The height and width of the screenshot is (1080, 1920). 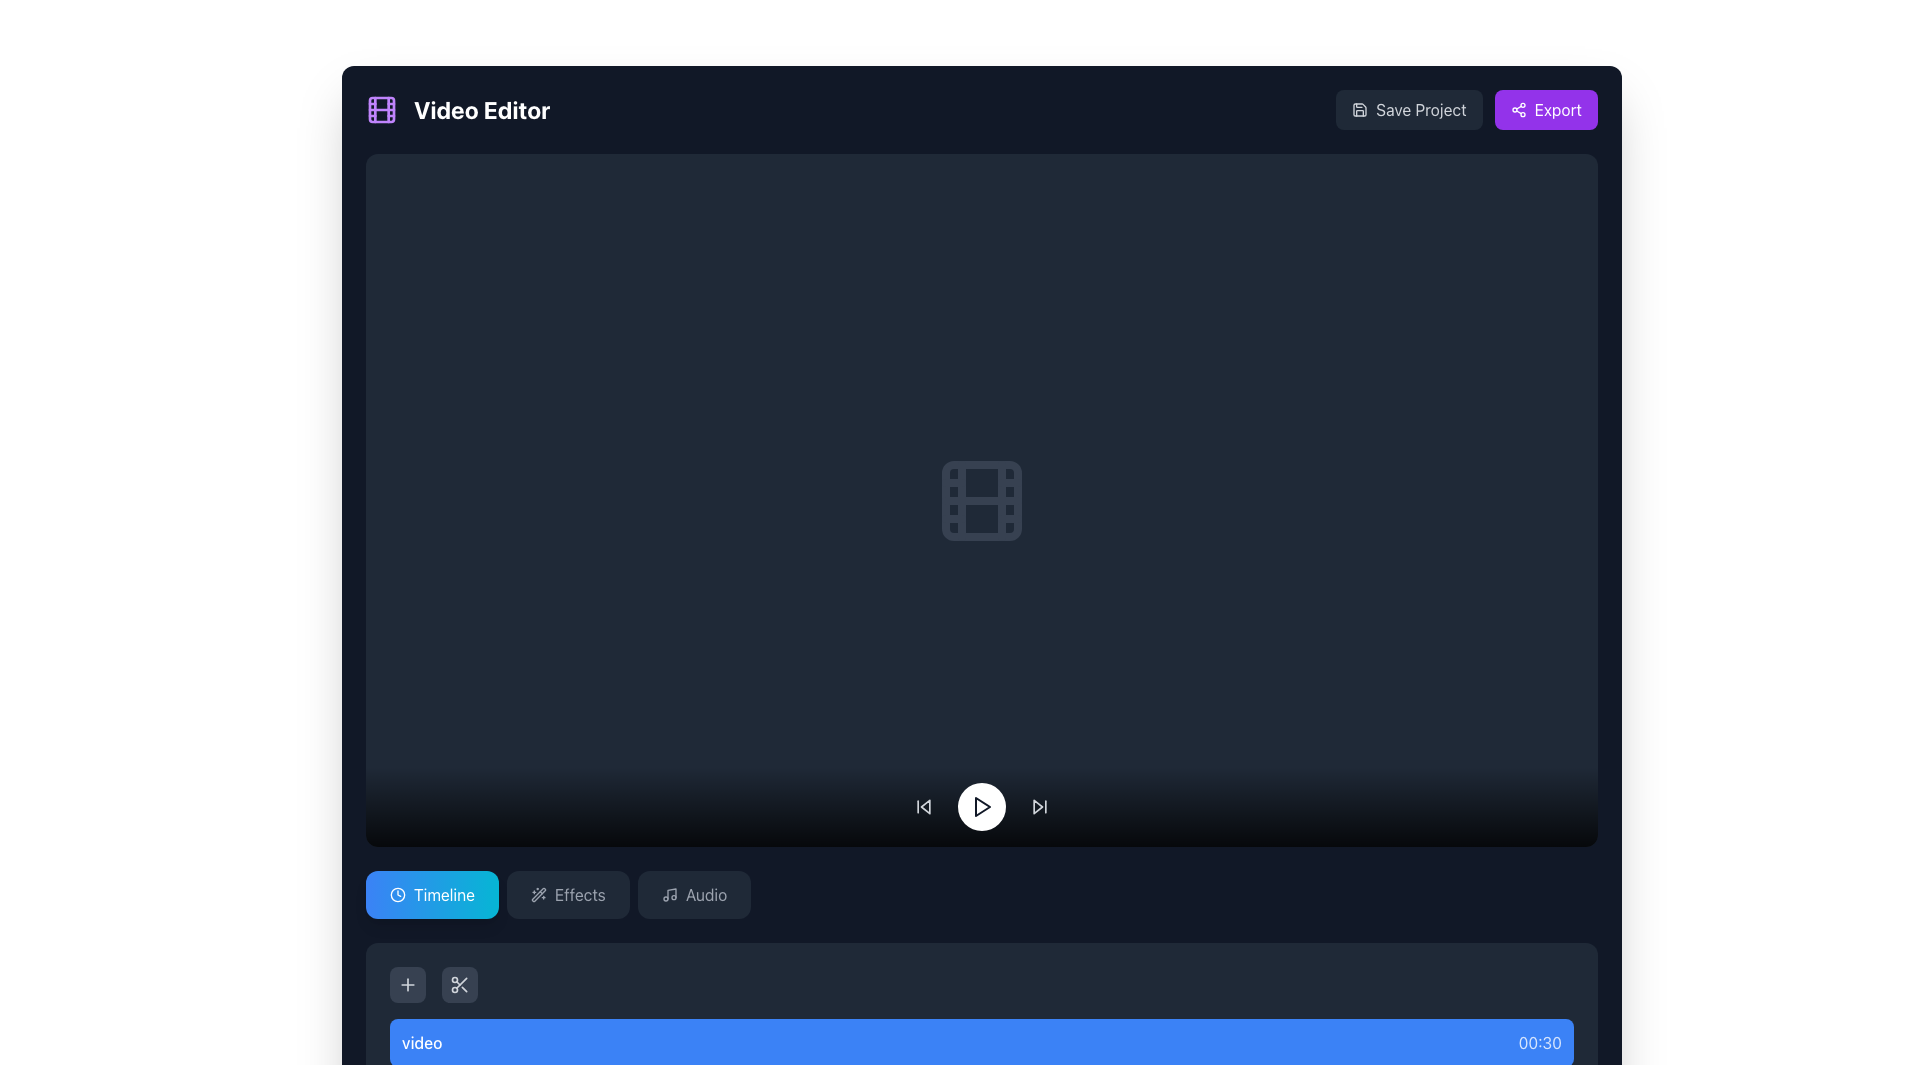 What do you see at coordinates (982, 1041) in the screenshot?
I see `the 'video' button labeled with duration '00:30', which is the first selectable entry in a vertical list of components` at bounding box center [982, 1041].